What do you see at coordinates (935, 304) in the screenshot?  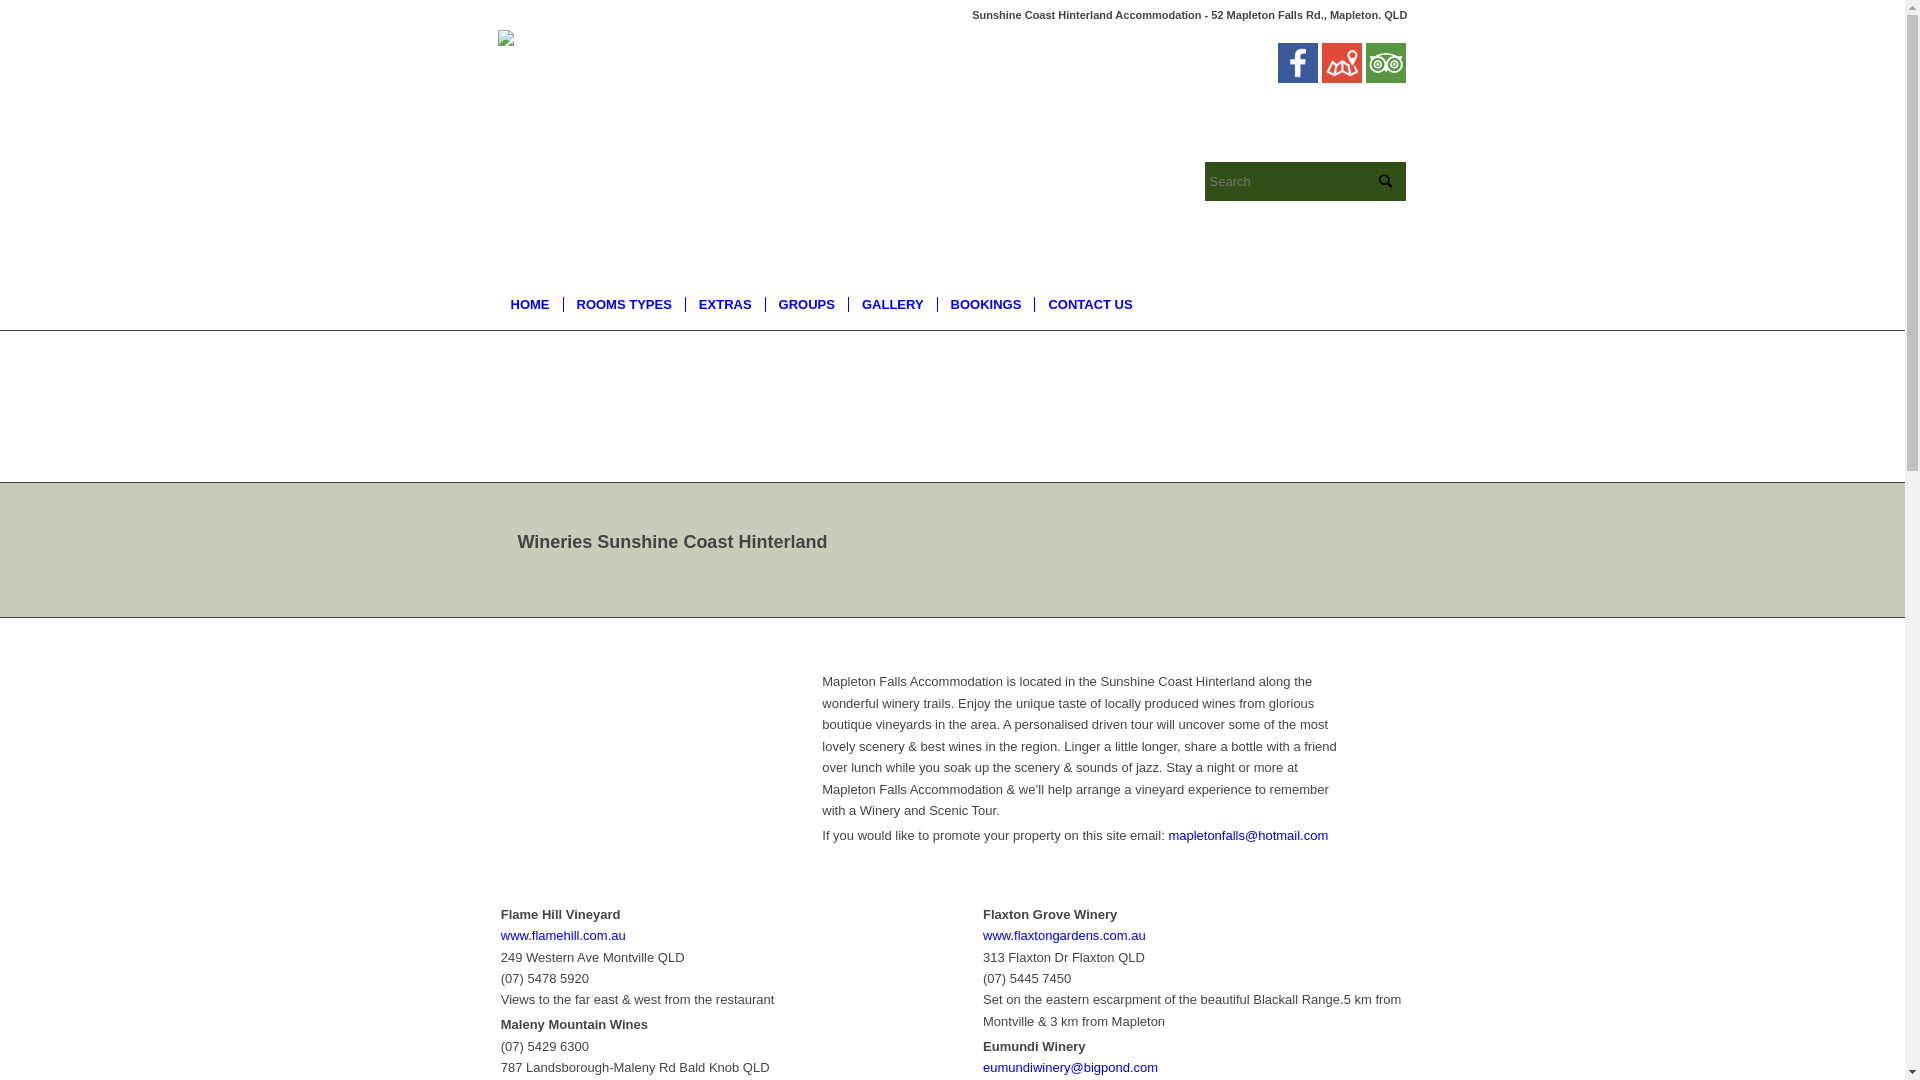 I see `'BOOKINGS'` at bounding box center [935, 304].